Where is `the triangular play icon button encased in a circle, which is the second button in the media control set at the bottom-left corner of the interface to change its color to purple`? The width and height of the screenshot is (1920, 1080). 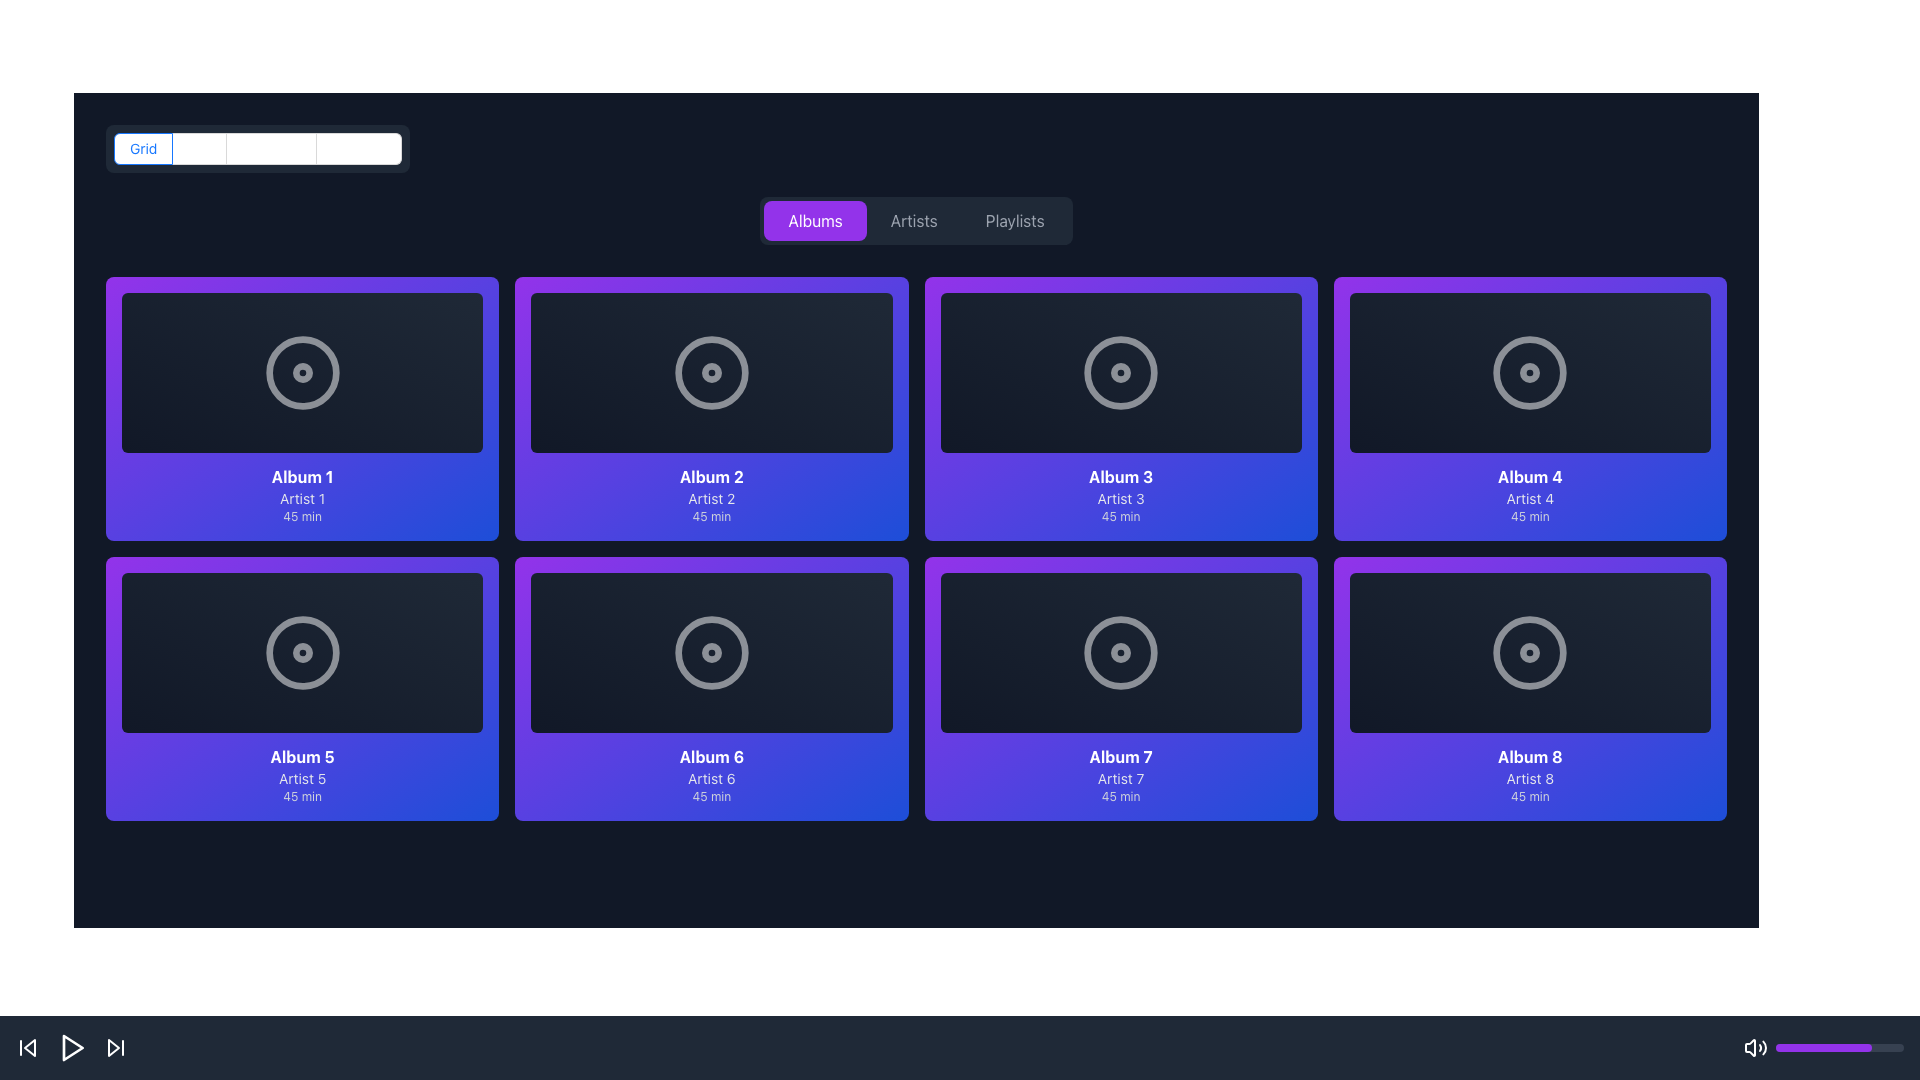 the triangular play icon button encased in a circle, which is the second button in the media control set at the bottom-left corner of the interface to change its color to purple is located at coordinates (72, 1047).